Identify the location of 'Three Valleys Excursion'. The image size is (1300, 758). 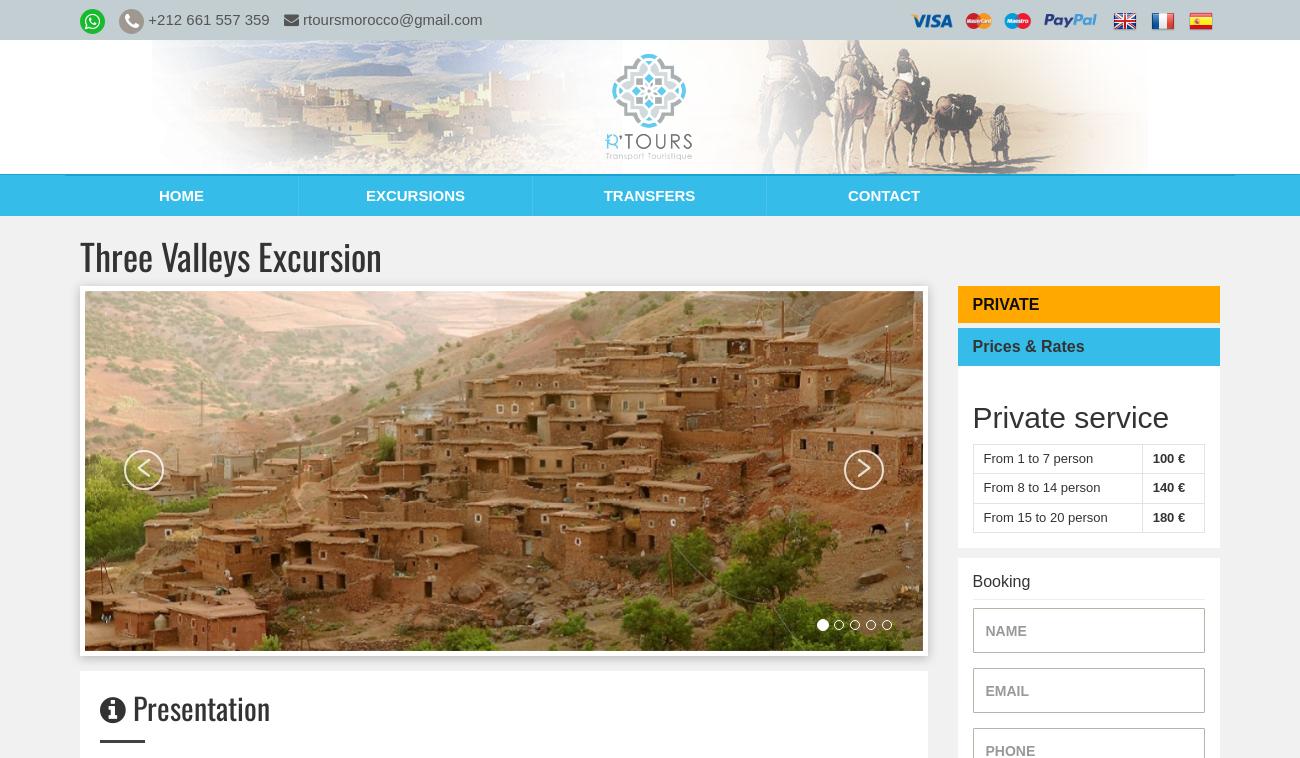
(230, 255).